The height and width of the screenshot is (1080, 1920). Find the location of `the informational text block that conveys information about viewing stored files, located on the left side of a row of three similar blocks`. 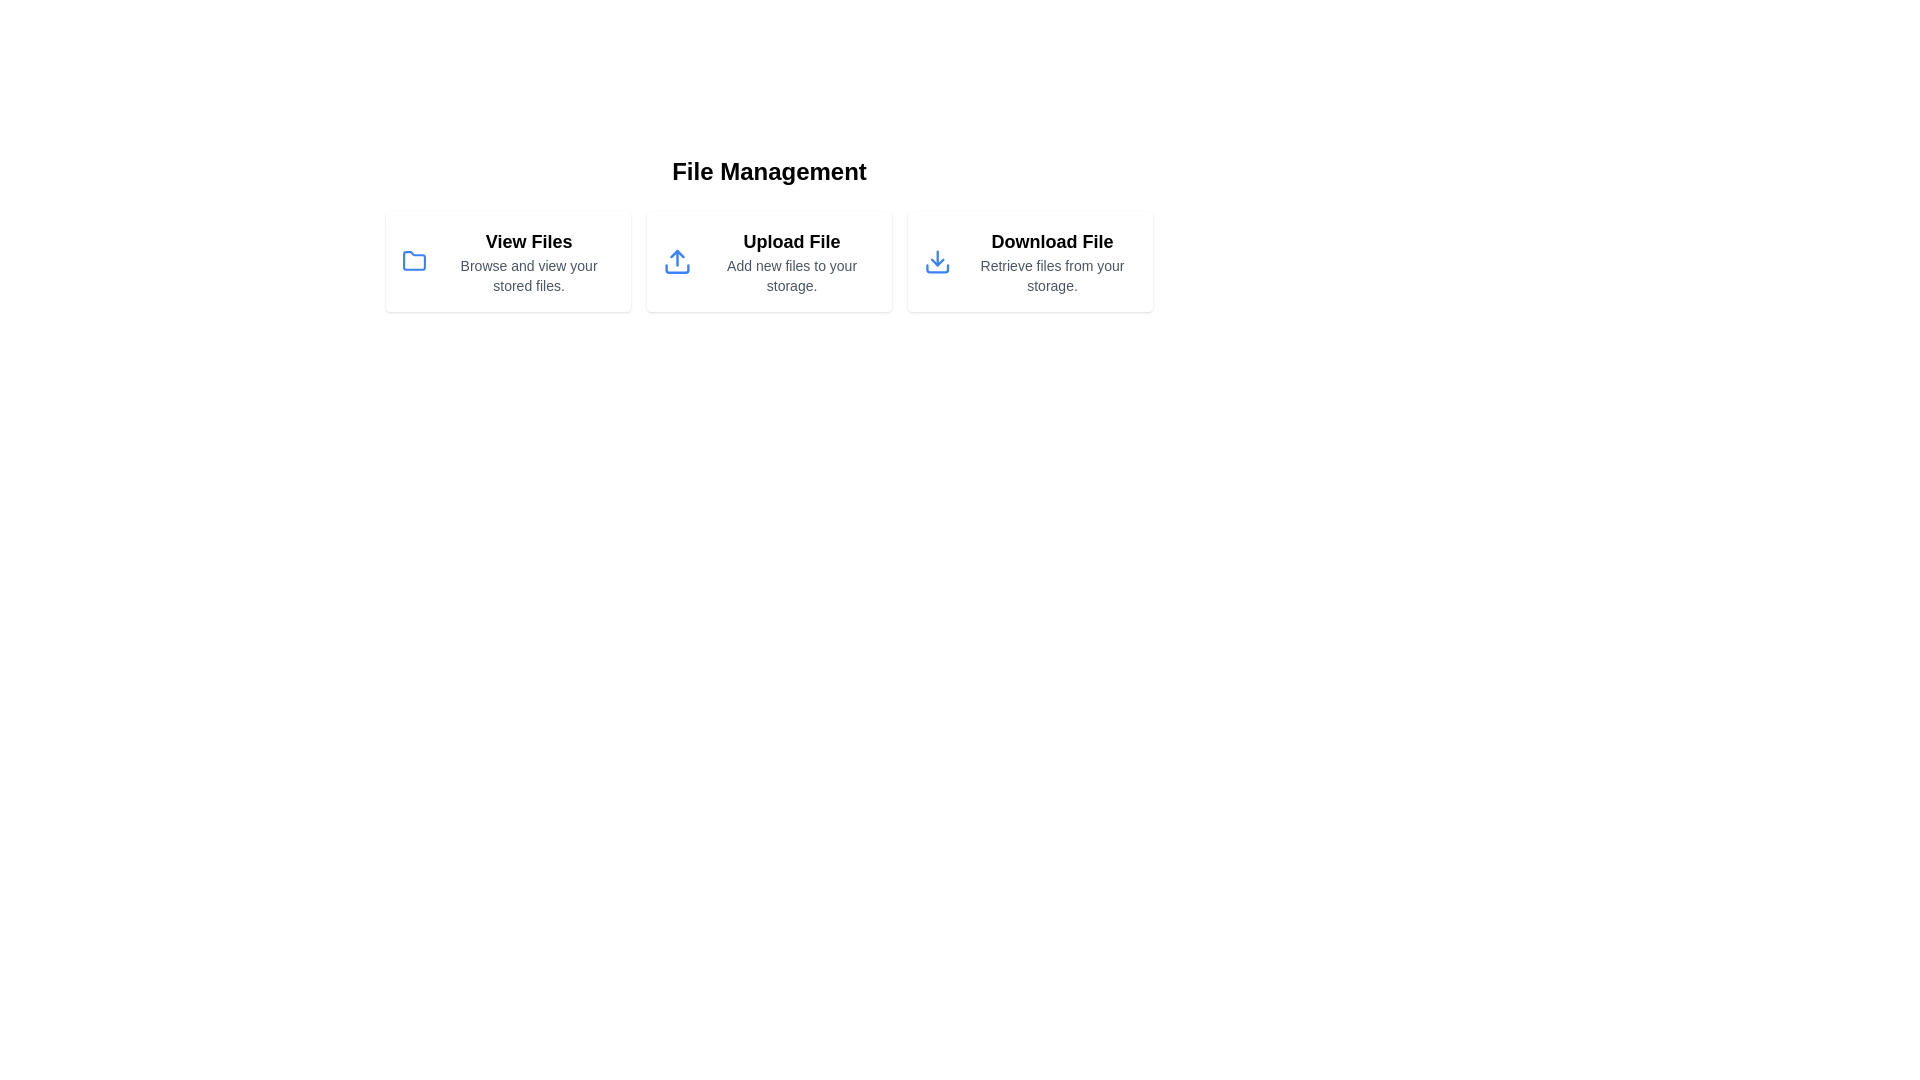

the informational text block that conveys information about viewing stored files, located on the left side of a row of three similar blocks is located at coordinates (529, 261).